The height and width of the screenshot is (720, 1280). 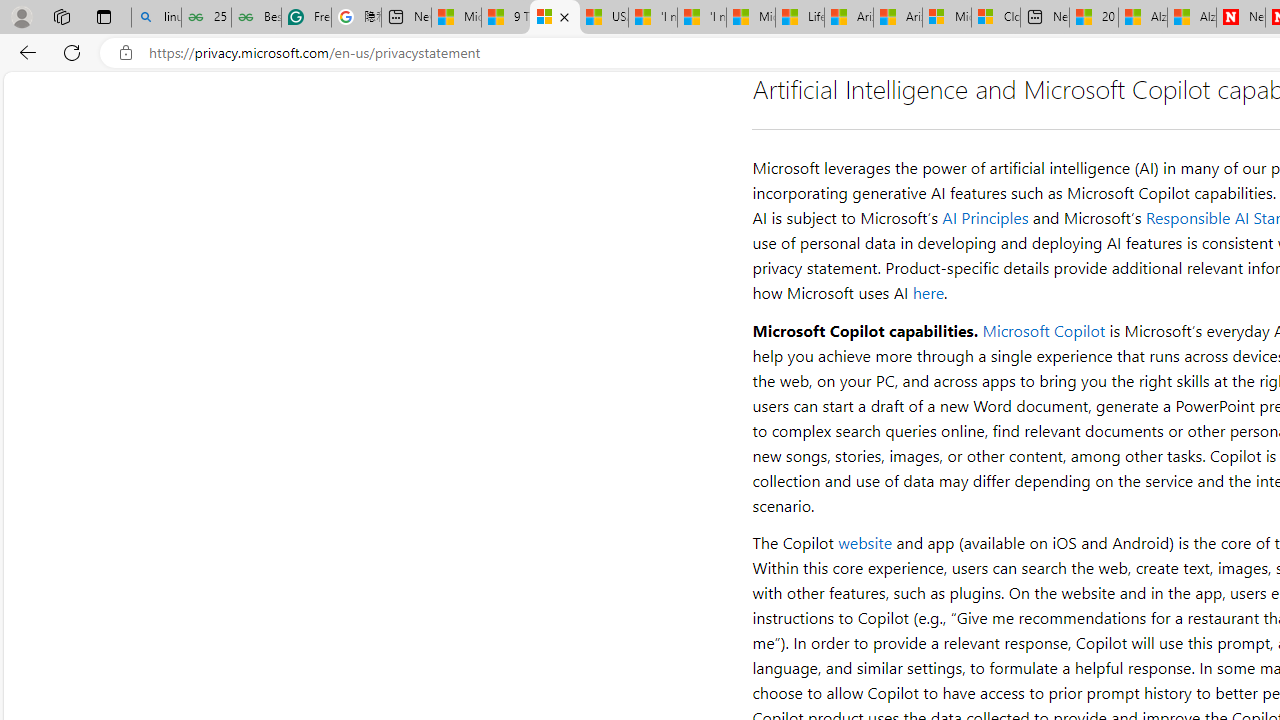 What do you see at coordinates (603, 17) in the screenshot?
I see `'USA TODAY - MSN'` at bounding box center [603, 17].